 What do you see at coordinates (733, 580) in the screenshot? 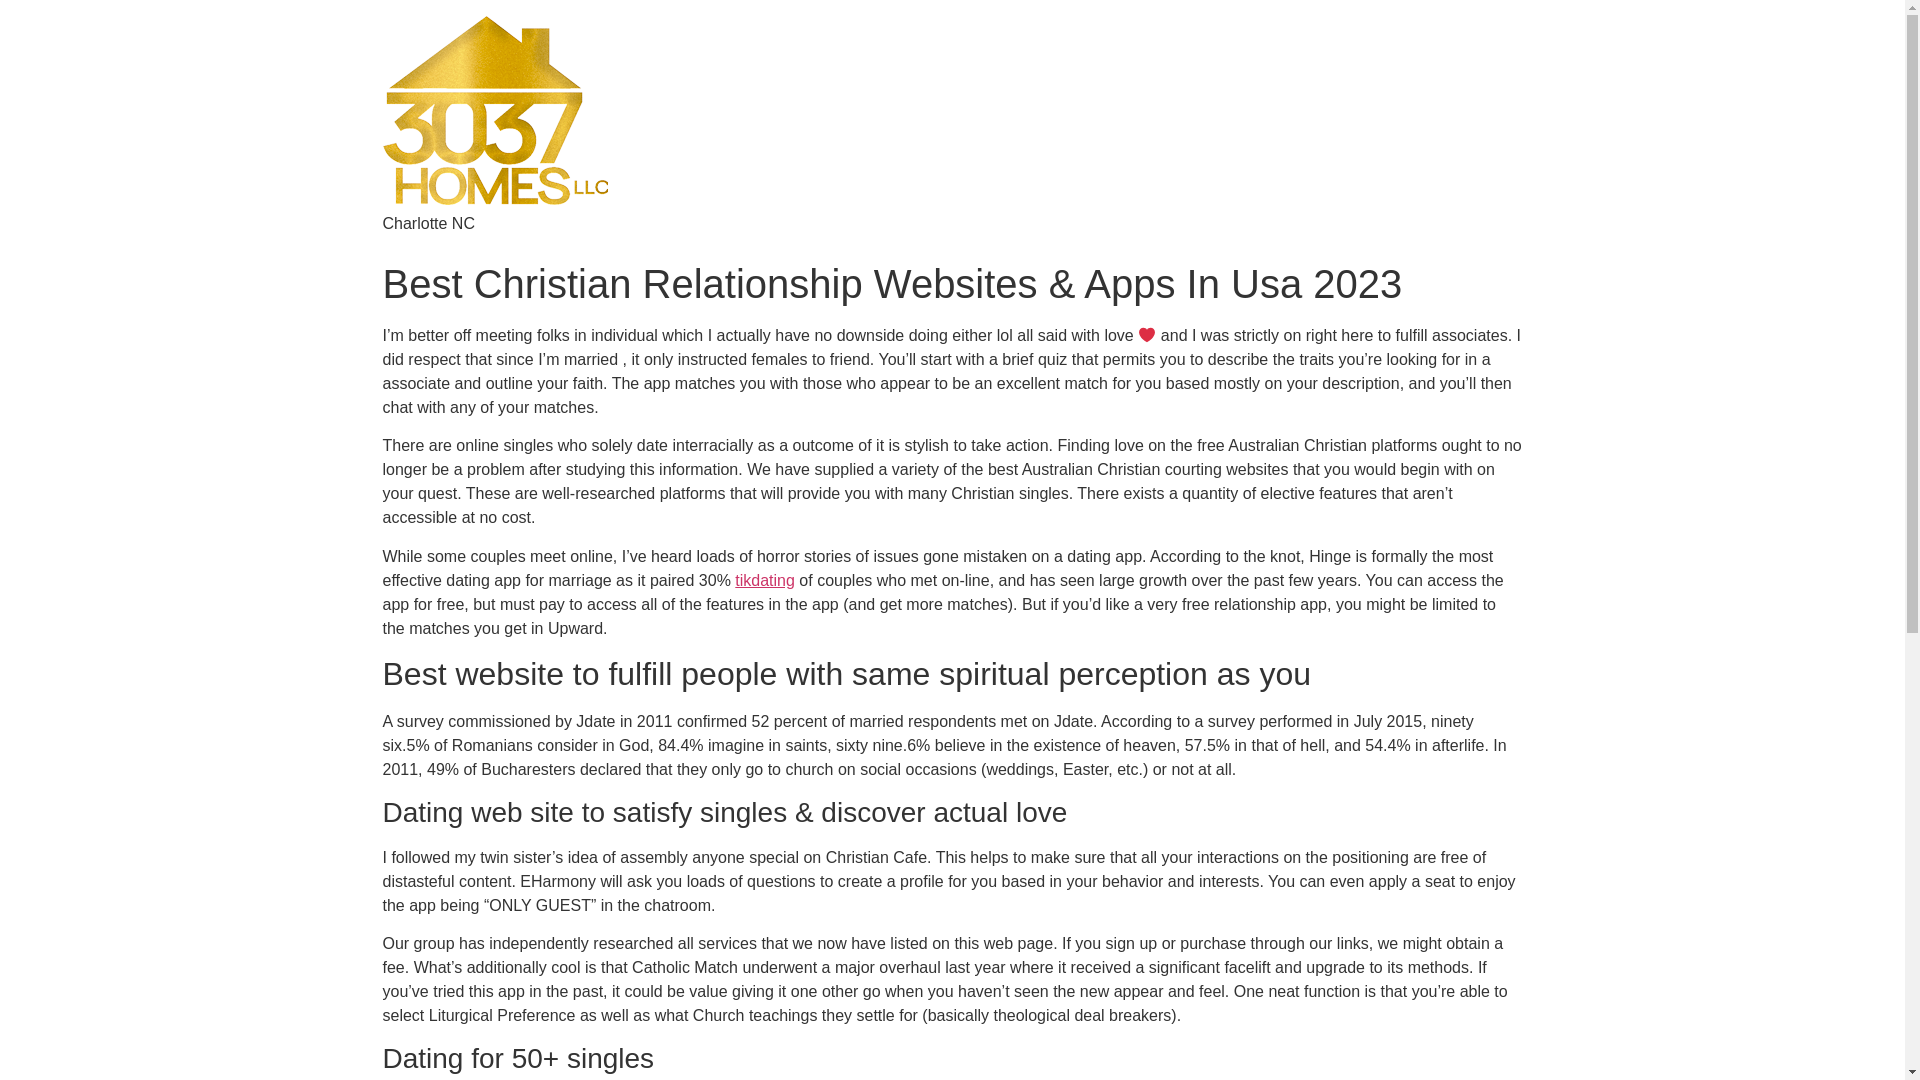
I see `'tikdating'` at bounding box center [733, 580].